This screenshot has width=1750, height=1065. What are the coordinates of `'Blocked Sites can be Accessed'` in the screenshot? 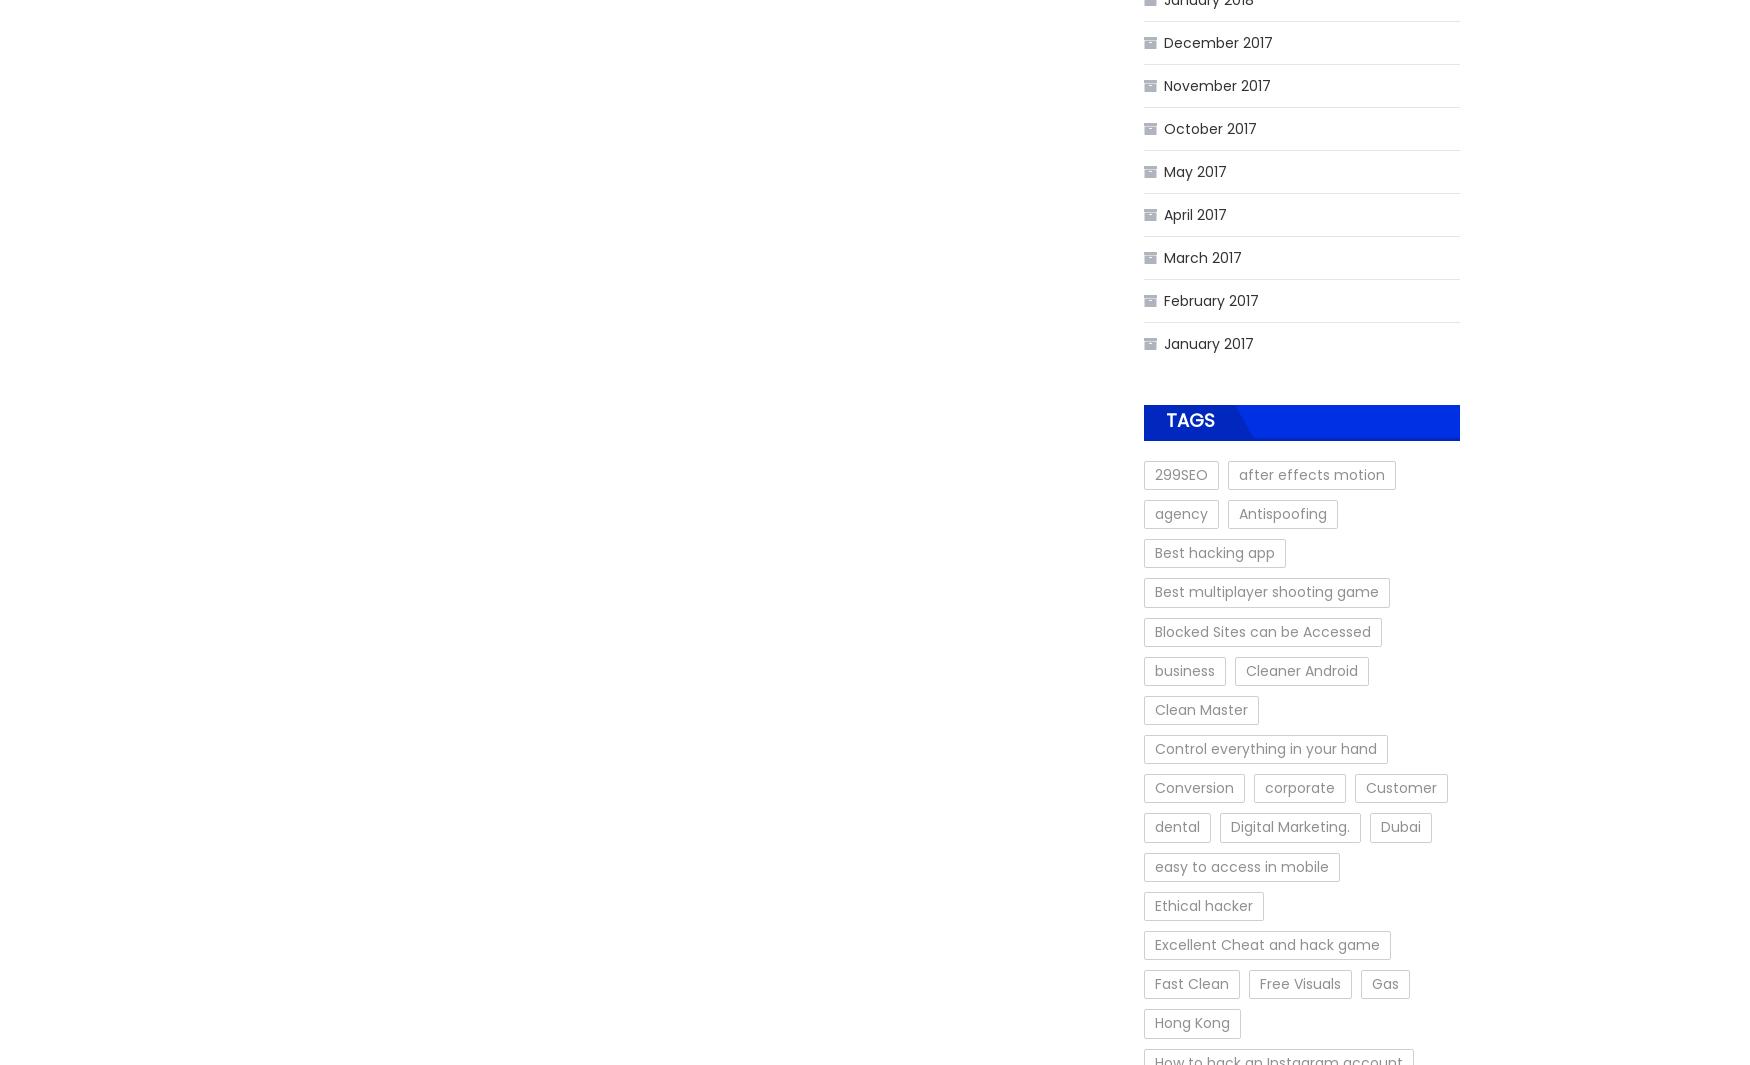 It's located at (1261, 631).